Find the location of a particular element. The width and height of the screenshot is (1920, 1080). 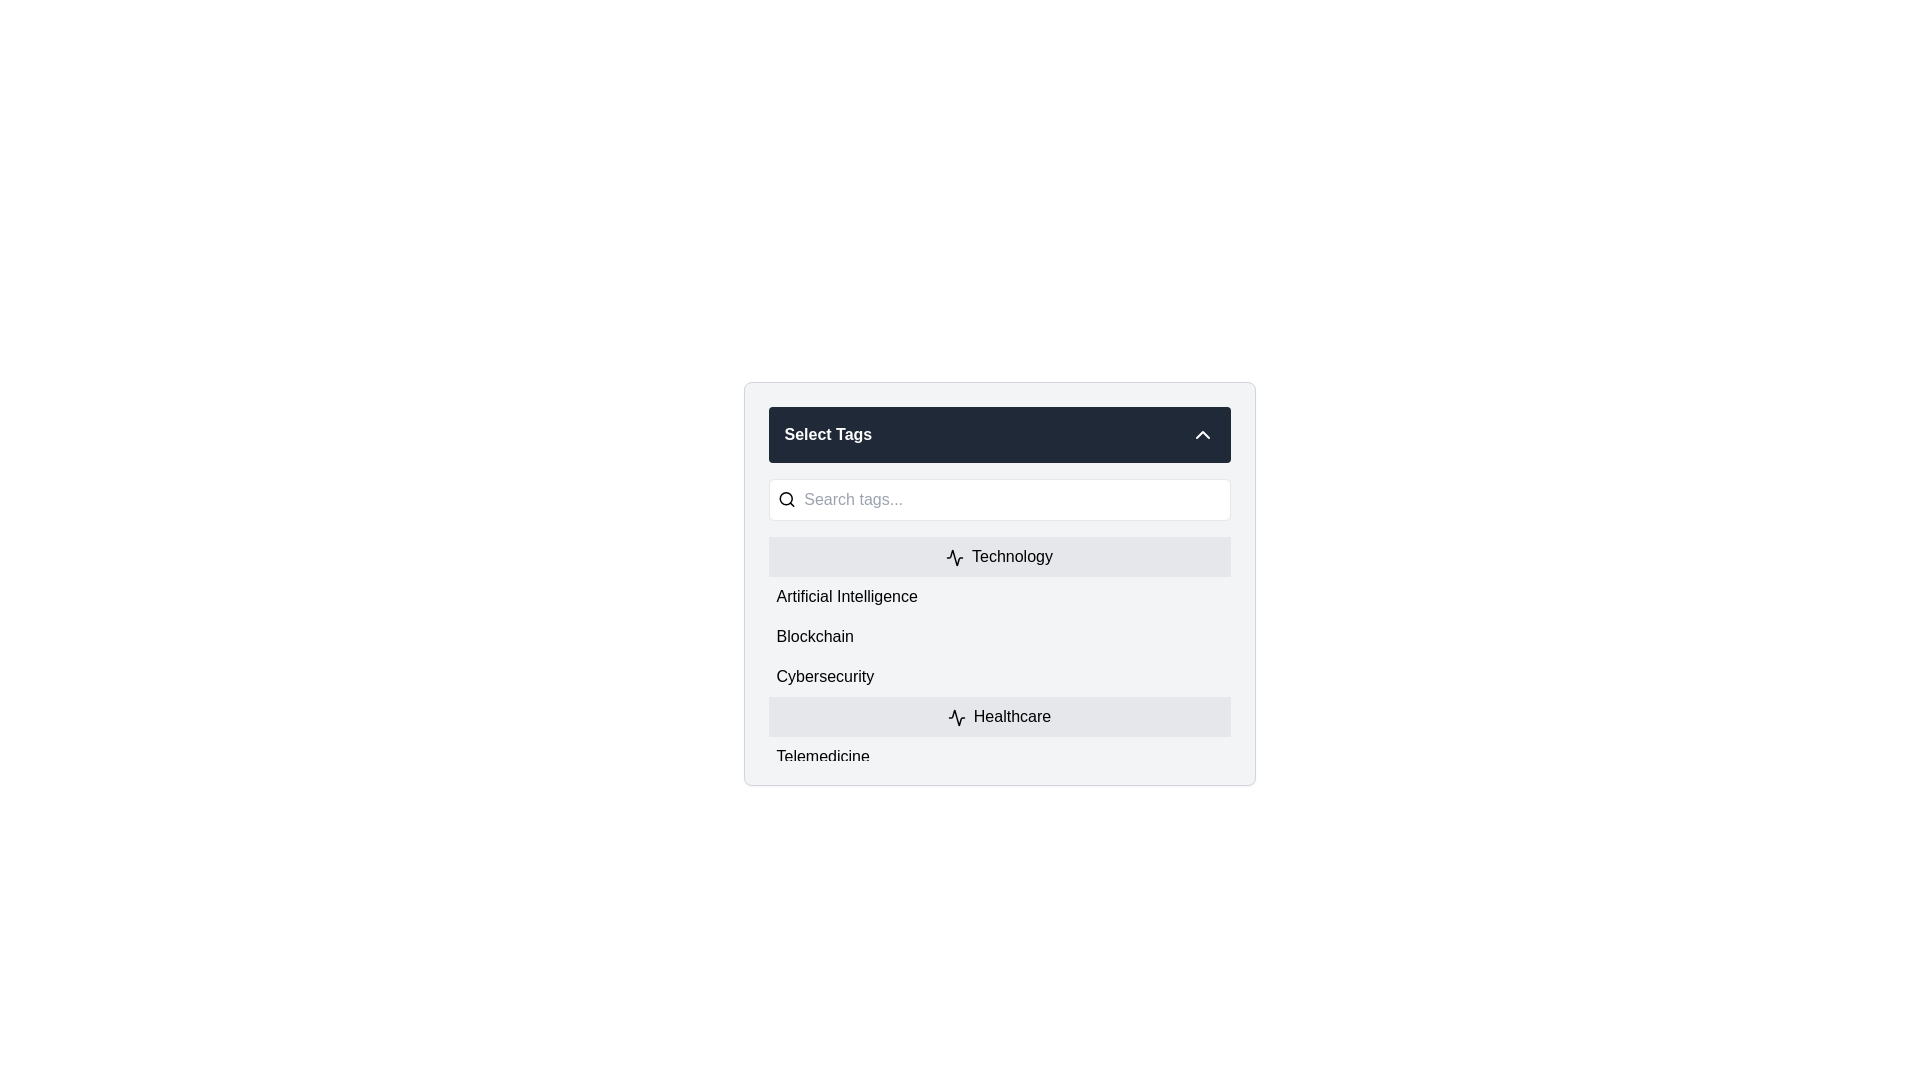

the first item in the vertically stacked 'Technology' category list, which is a Selectable List Item for selection or navigation is located at coordinates (999, 596).